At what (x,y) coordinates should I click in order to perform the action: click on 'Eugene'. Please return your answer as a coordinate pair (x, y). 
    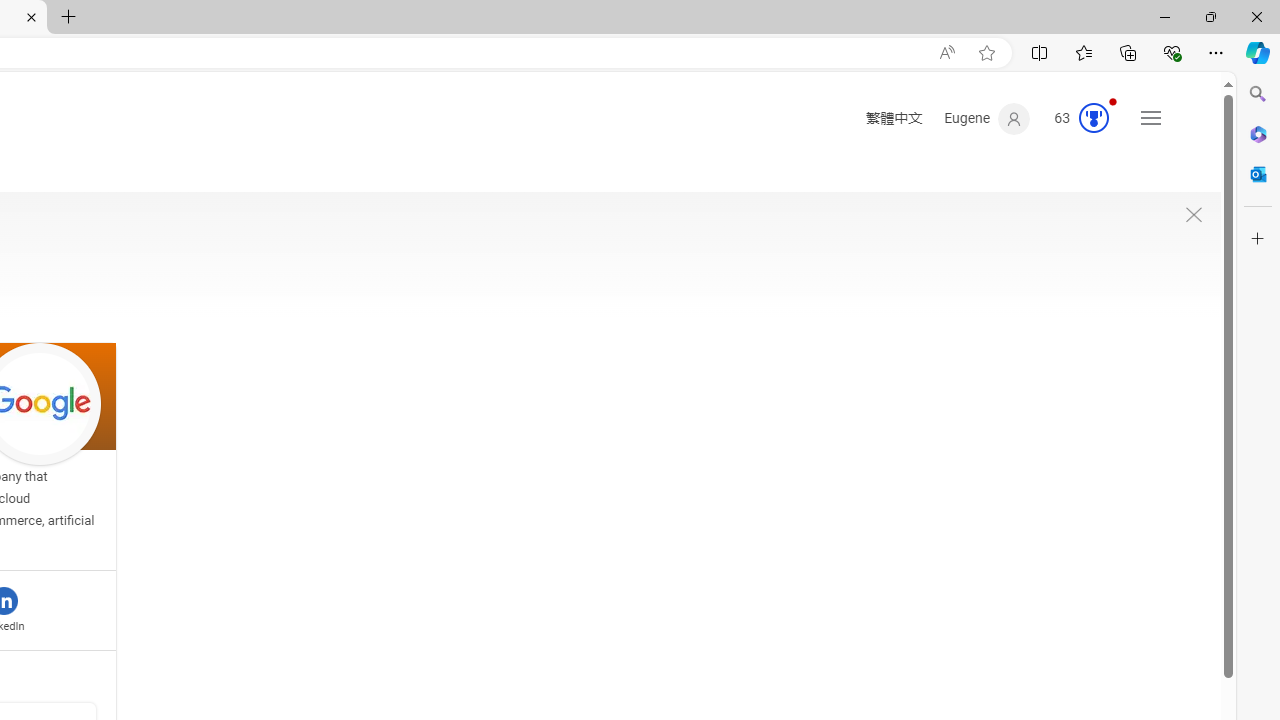
    Looking at the image, I should click on (987, 119).